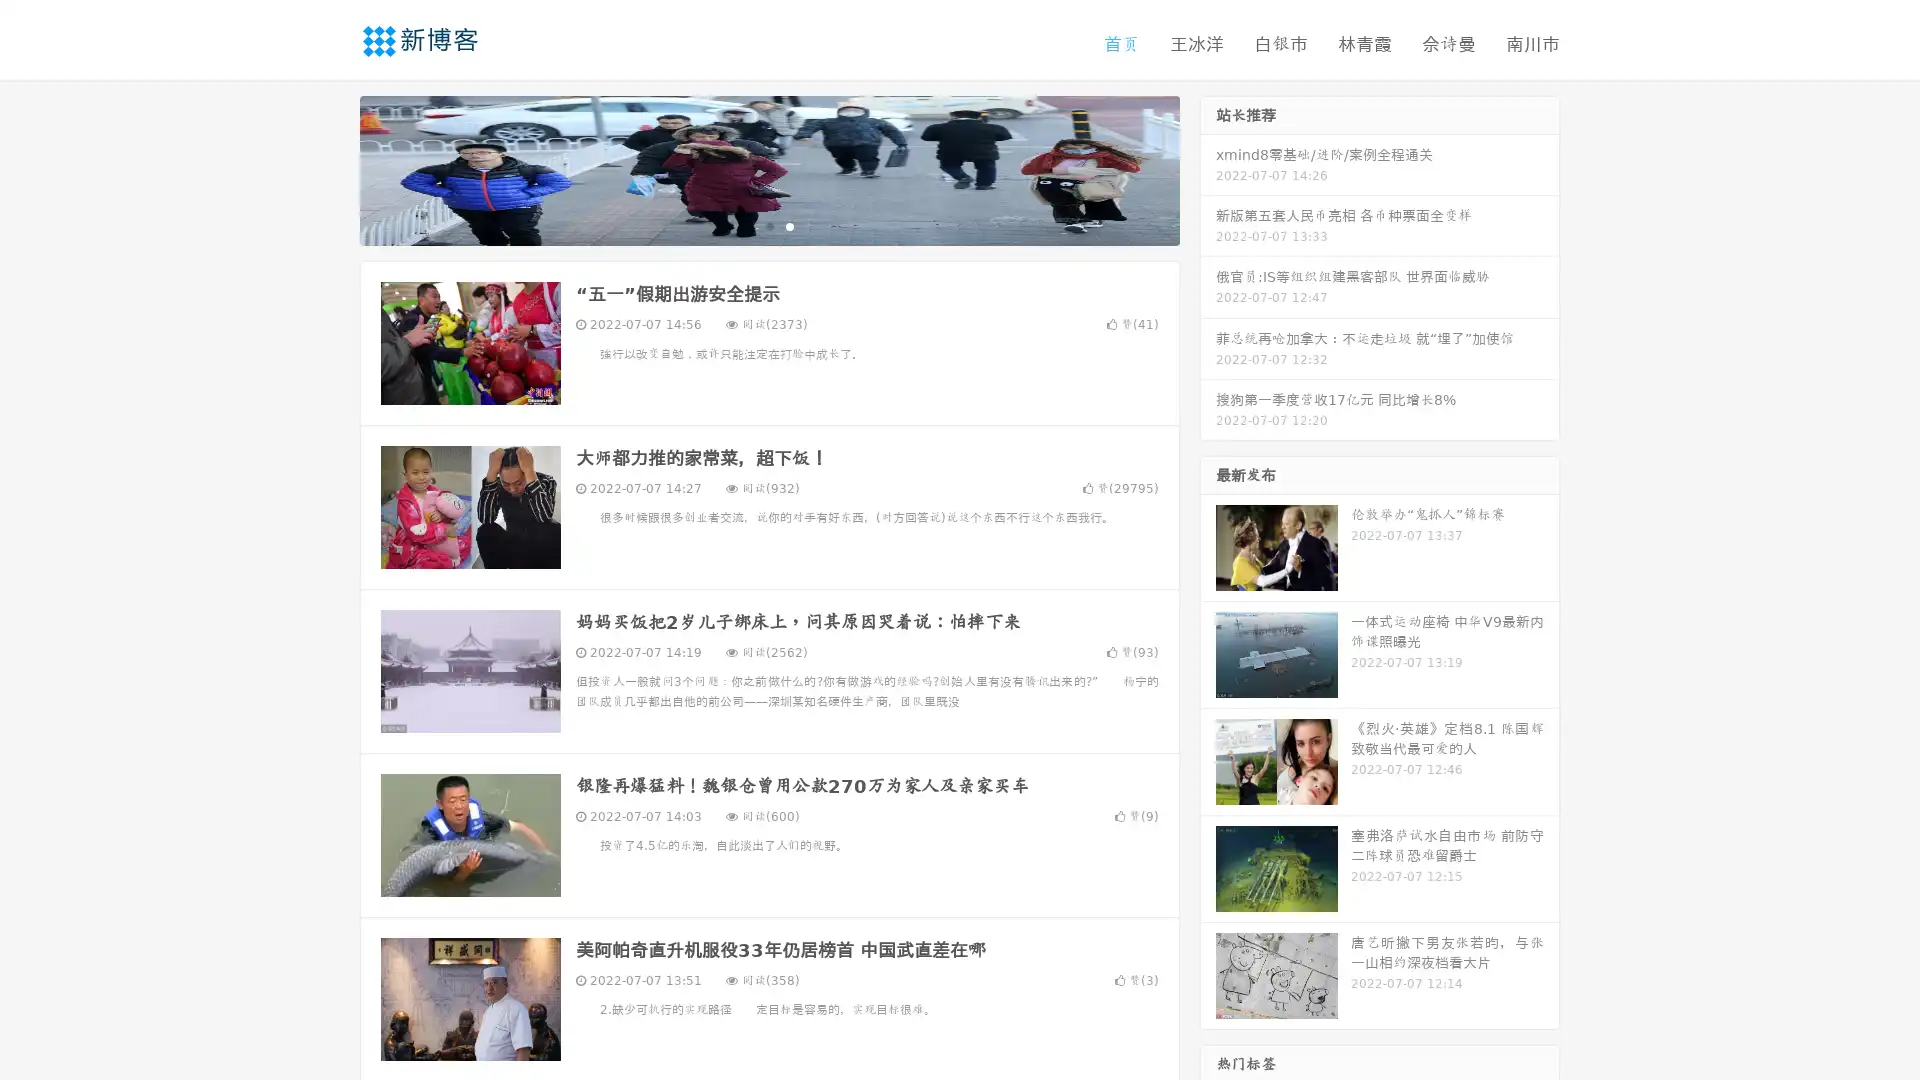  Describe the element at coordinates (1208, 168) in the screenshot. I see `Next slide` at that location.